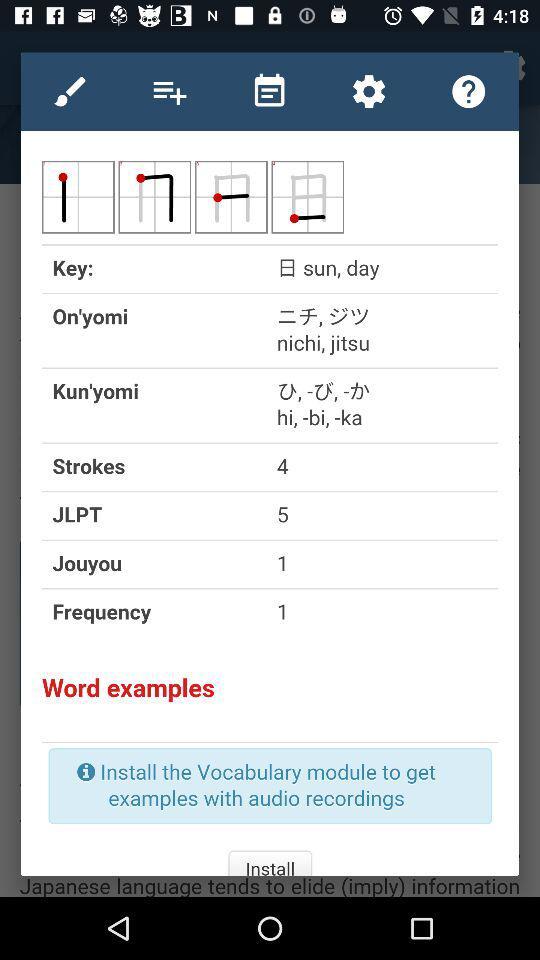 This screenshot has height=960, width=540. Describe the element at coordinates (269, 91) in the screenshot. I see `all` at that location.